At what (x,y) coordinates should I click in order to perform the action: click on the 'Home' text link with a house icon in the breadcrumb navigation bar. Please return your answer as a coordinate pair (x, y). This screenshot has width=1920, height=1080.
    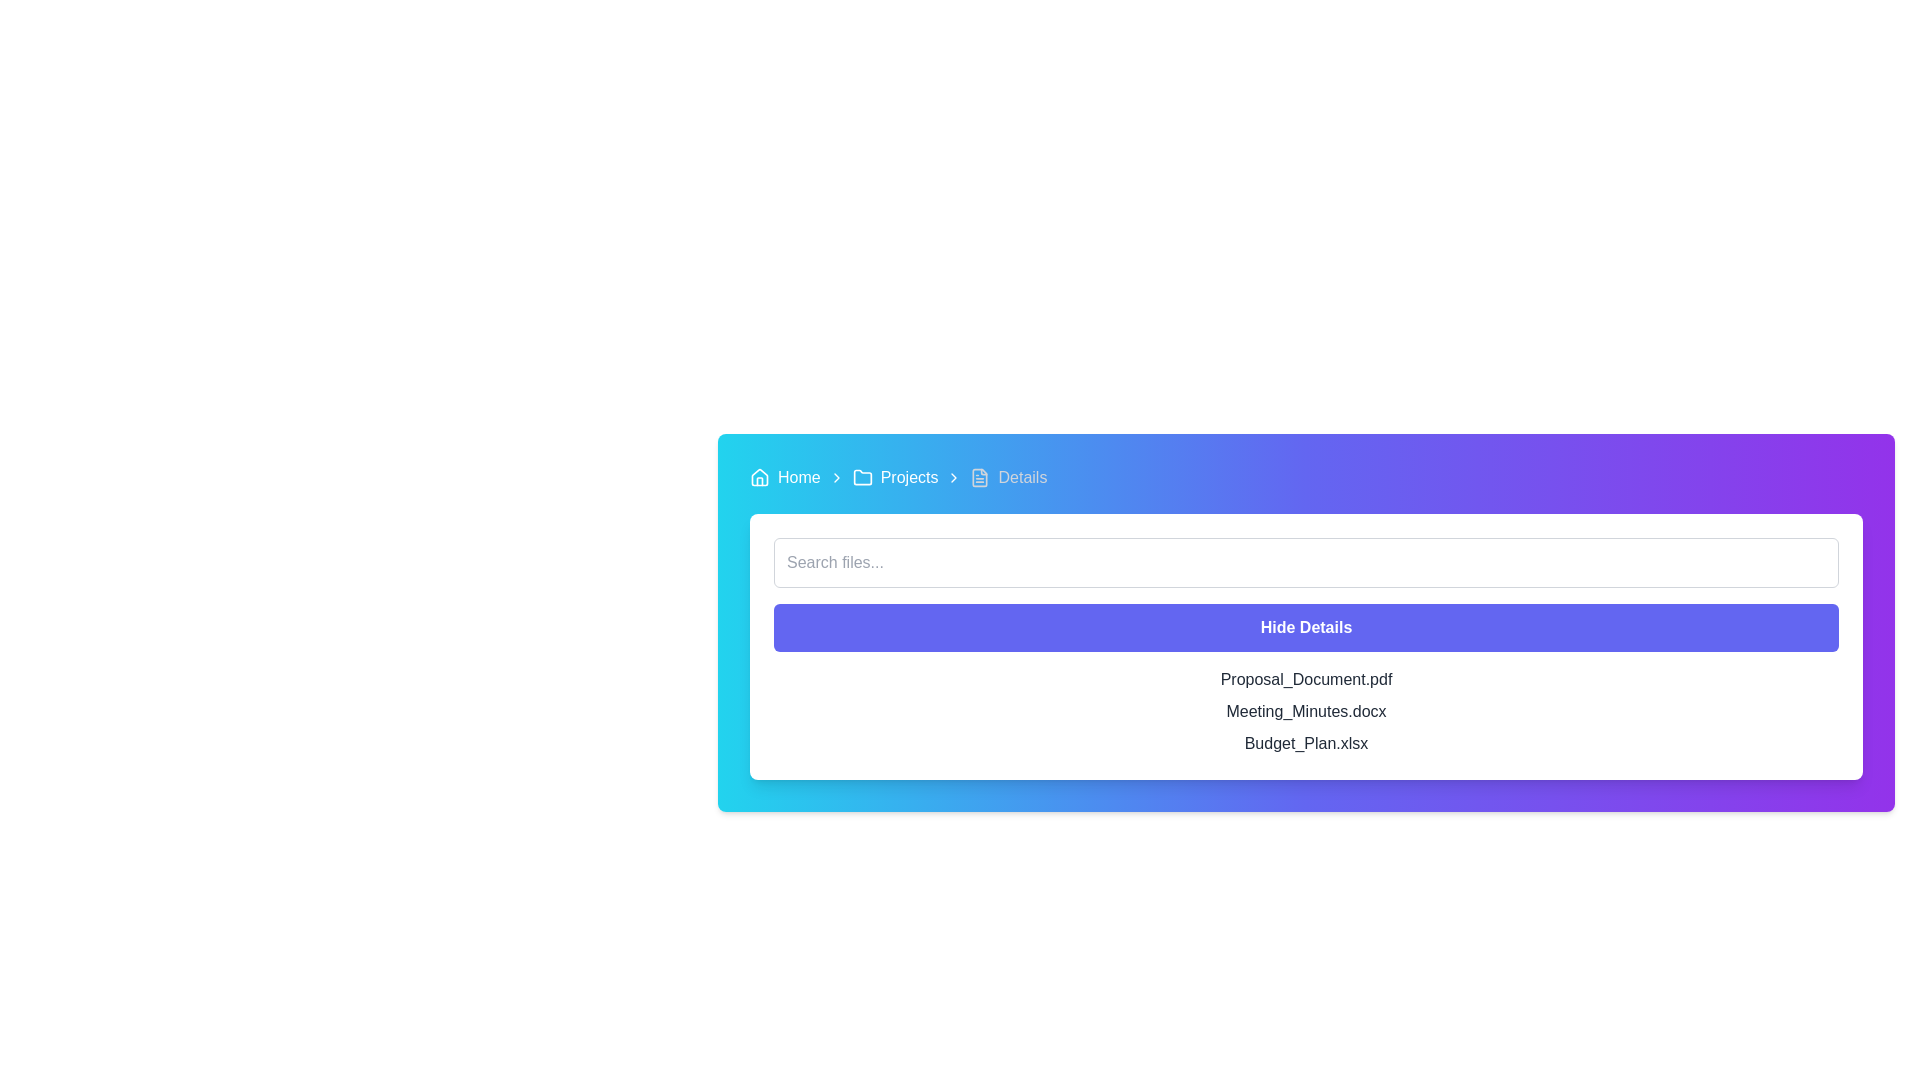
    Looking at the image, I should click on (784, 478).